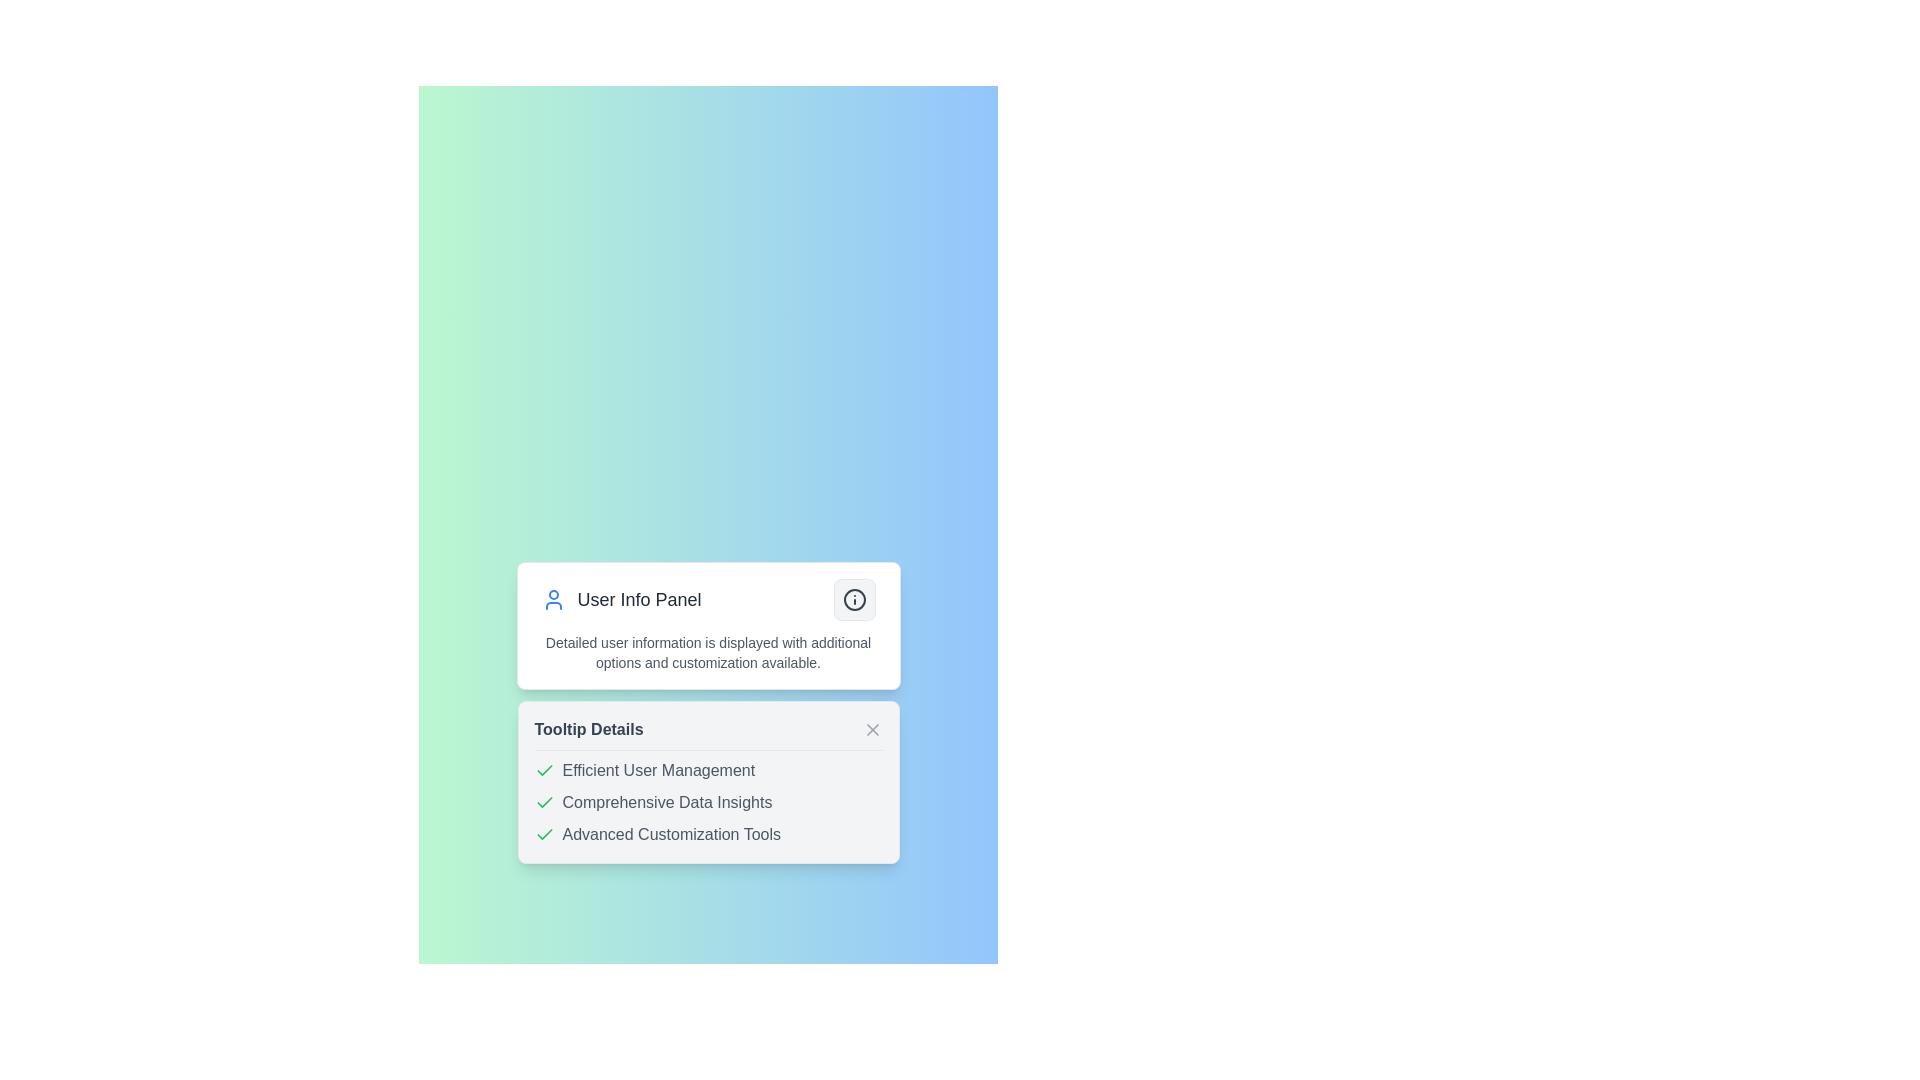 The width and height of the screenshot is (1920, 1080). What do you see at coordinates (544, 834) in the screenshot?
I see `the icon indicating that 'Advanced Customization Tools' is selected or enabled, which appears directly to the left of the text in the vertically stacked list` at bounding box center [544, 834].